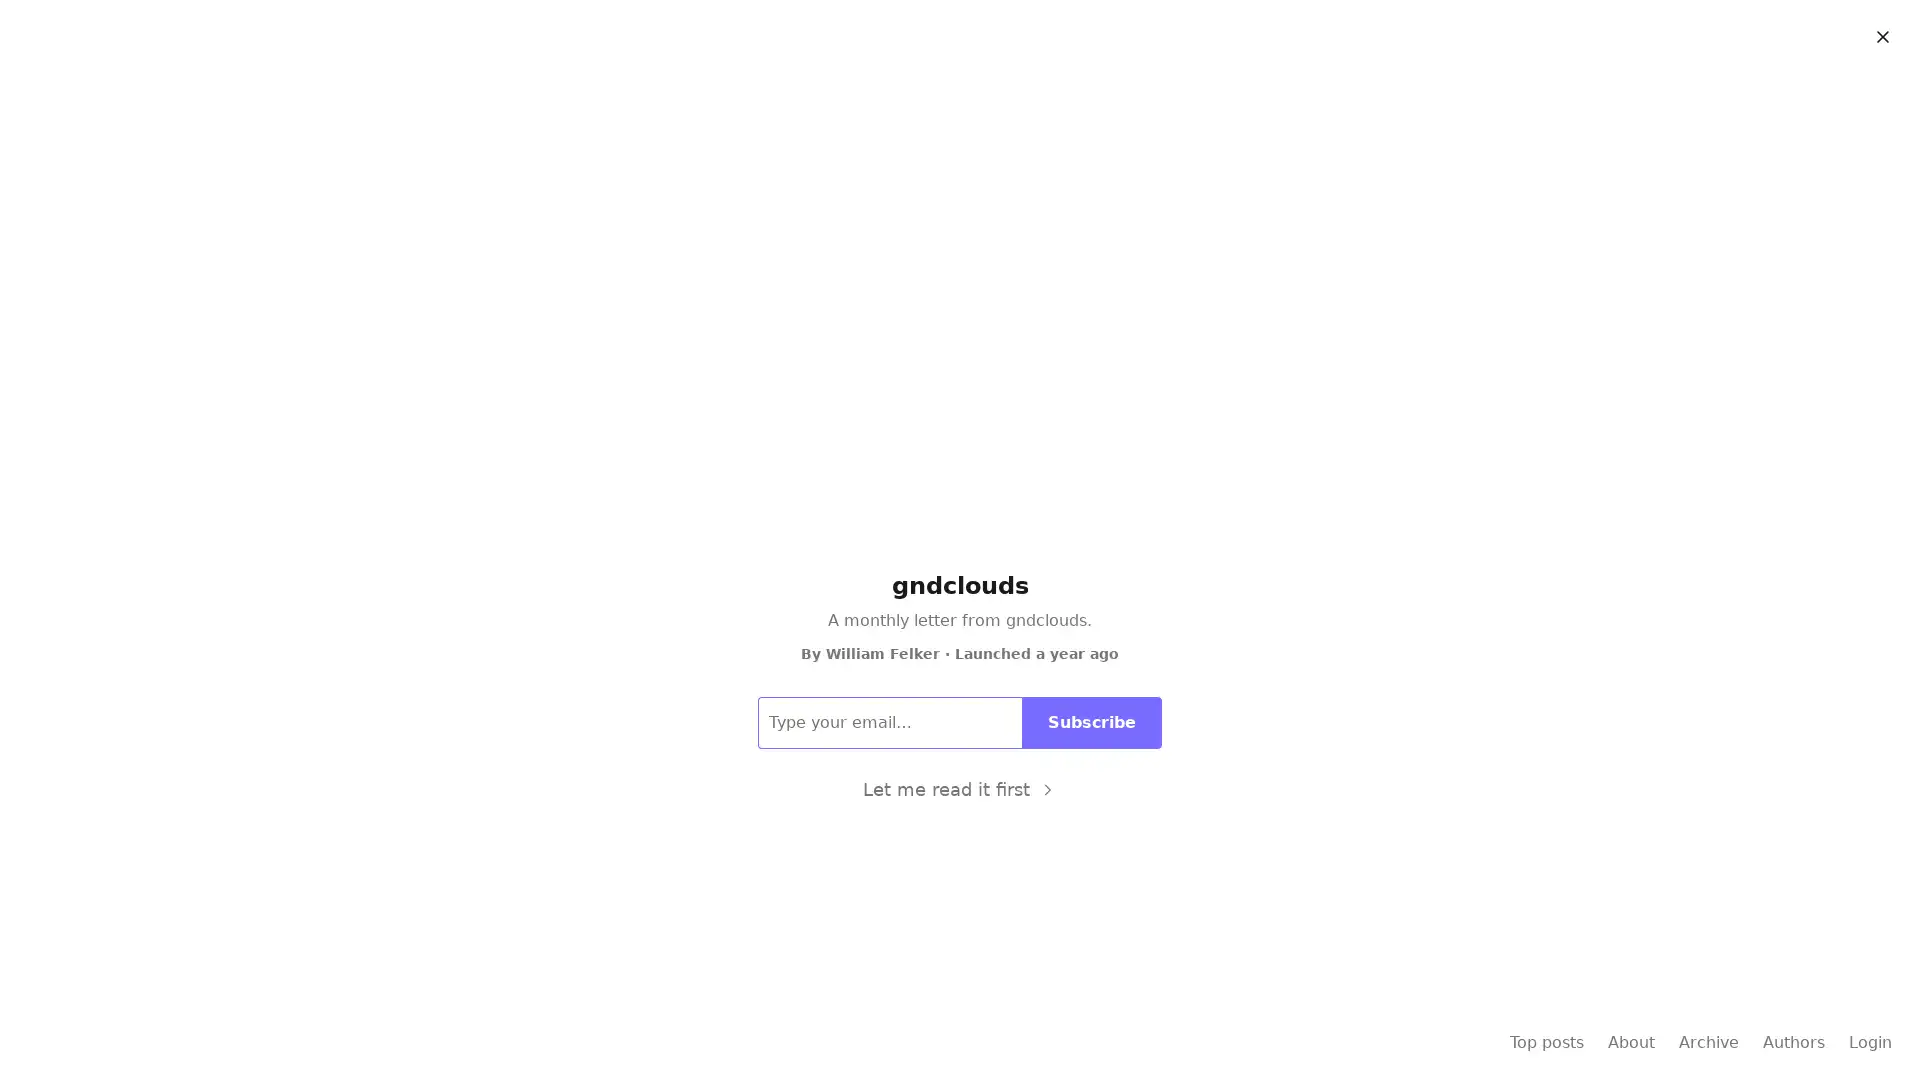 The height and width of the screenshot is (1080, 1920). I want to click on Home, so click(887, 87).